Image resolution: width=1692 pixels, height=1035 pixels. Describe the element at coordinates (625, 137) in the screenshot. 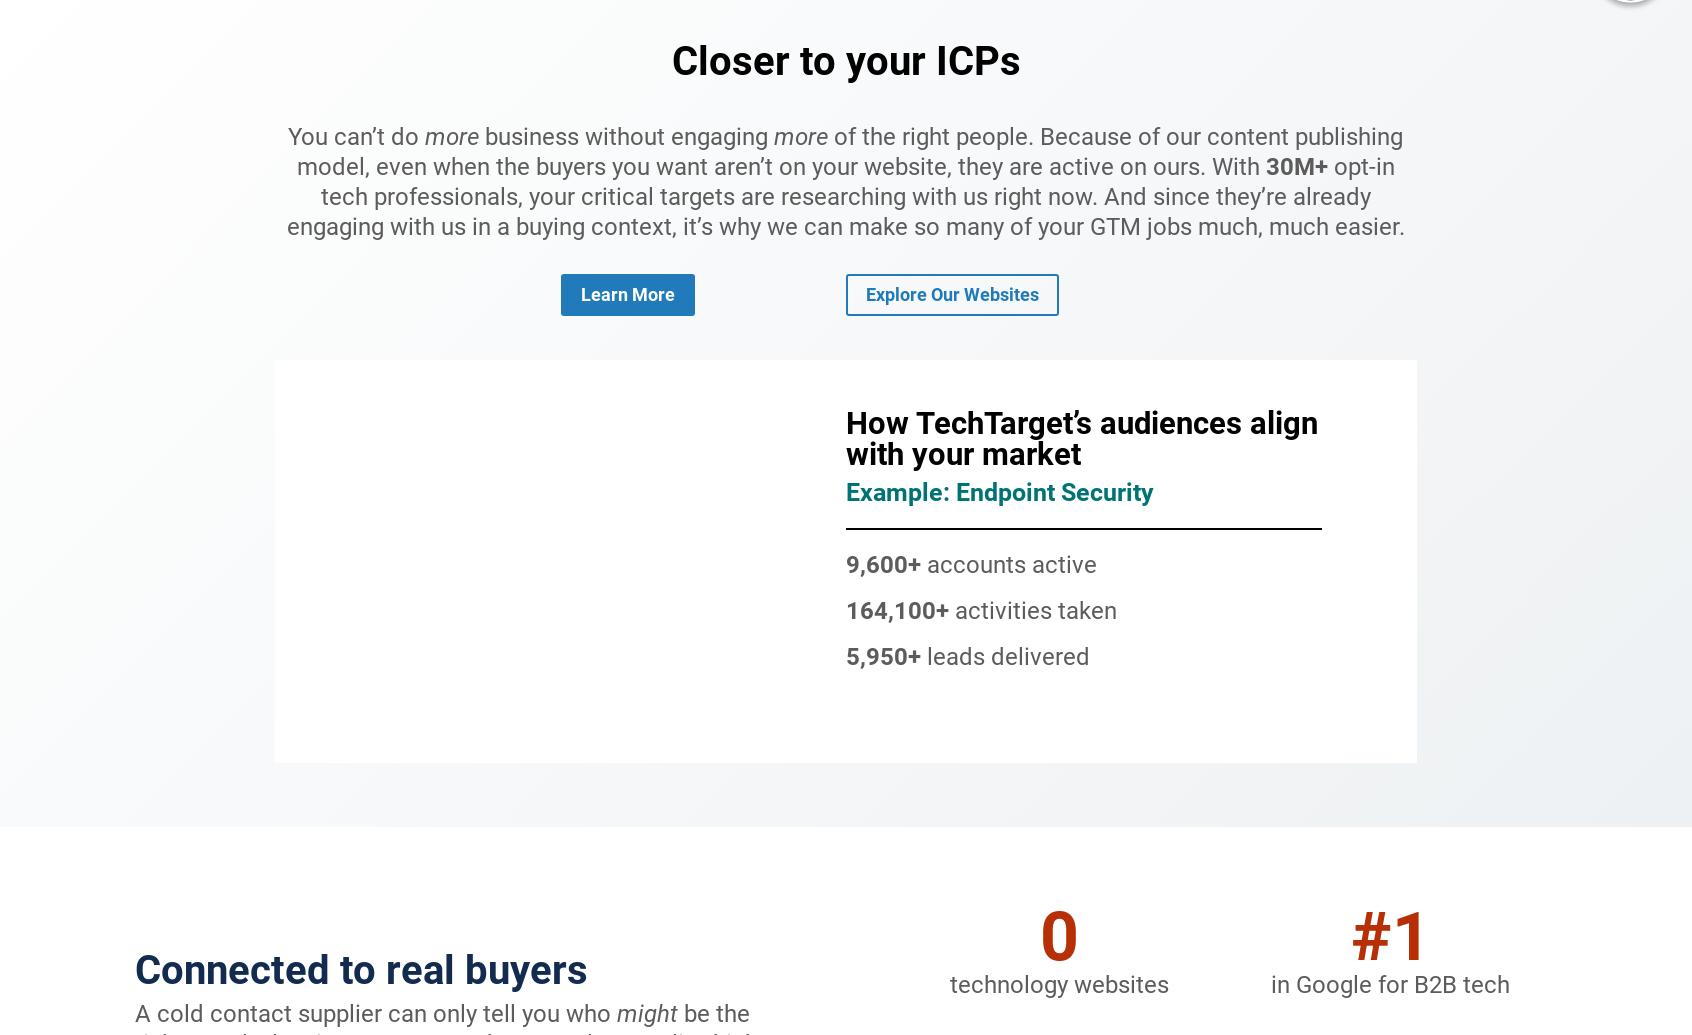

I see `'business without engaging'` at that location.